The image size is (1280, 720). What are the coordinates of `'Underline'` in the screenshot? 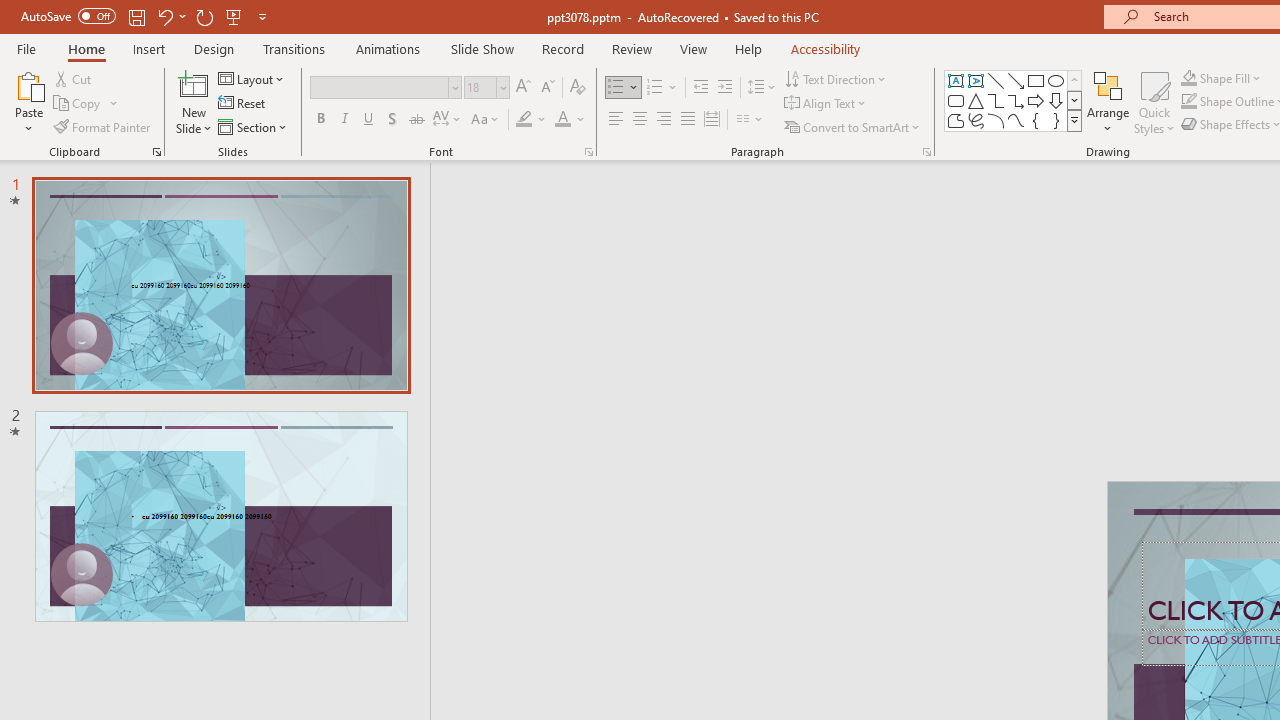 It's located at (369, 119).